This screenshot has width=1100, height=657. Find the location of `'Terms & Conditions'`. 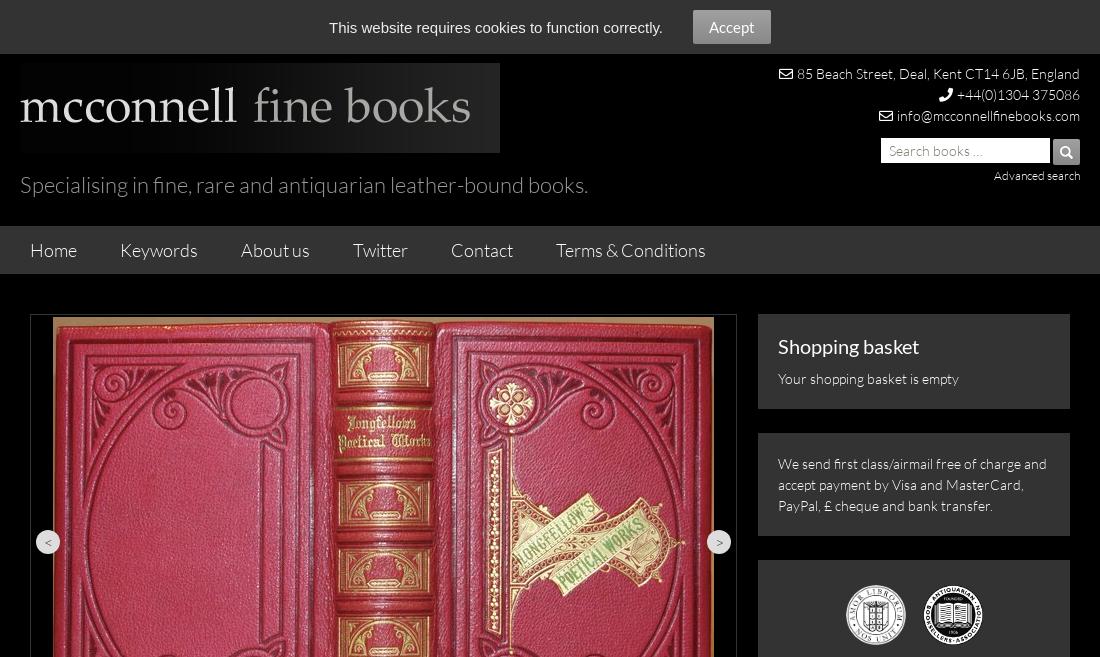

'Terms & Conditions' is located at coordinates (630, 249).